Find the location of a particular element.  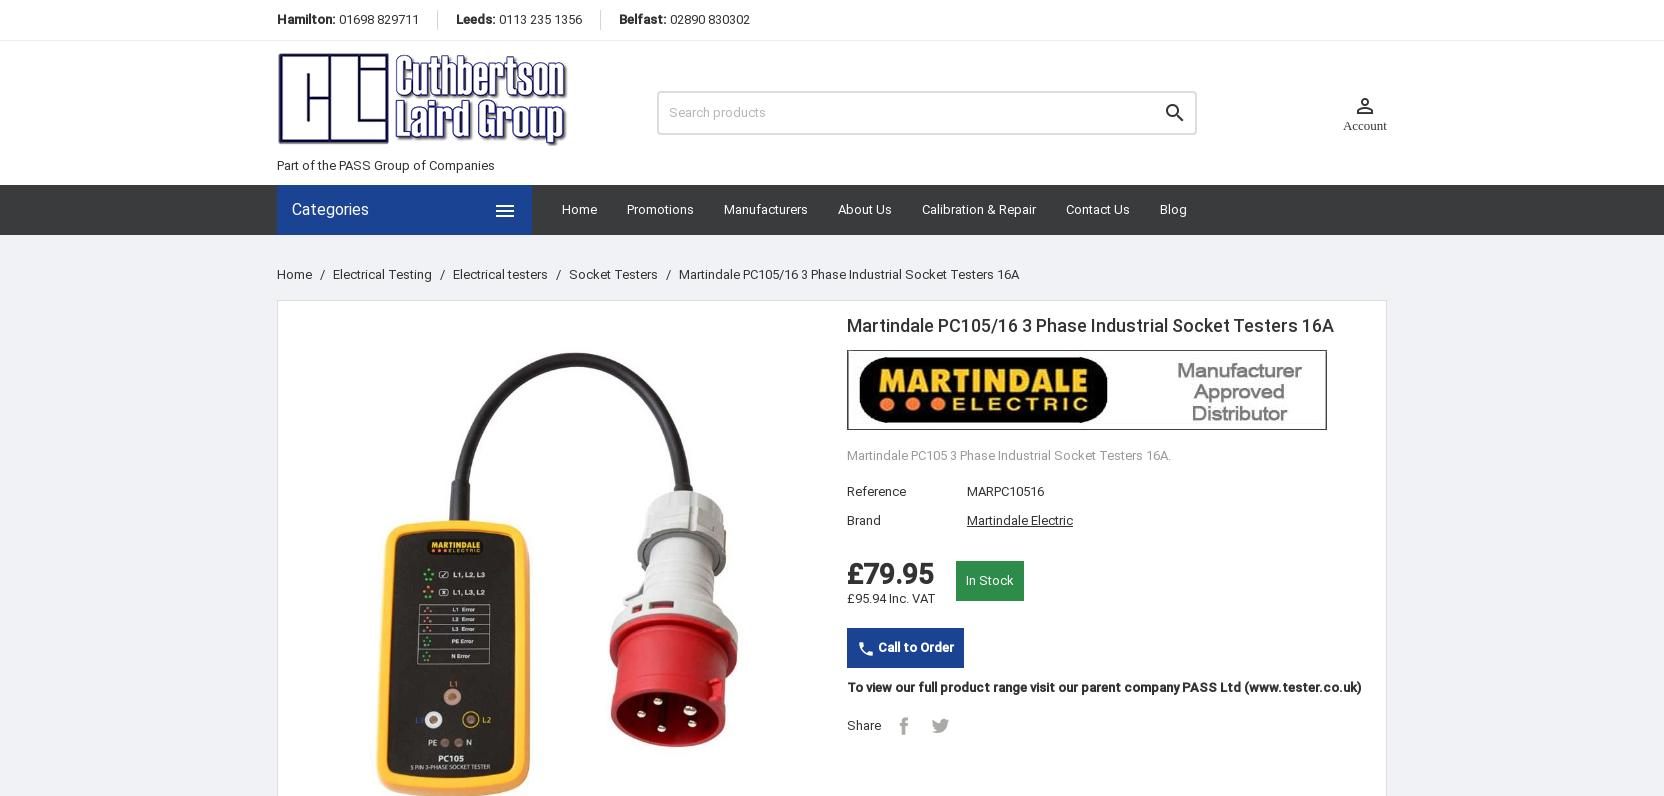

'Sign in' is located at coordinates (1269, 159).